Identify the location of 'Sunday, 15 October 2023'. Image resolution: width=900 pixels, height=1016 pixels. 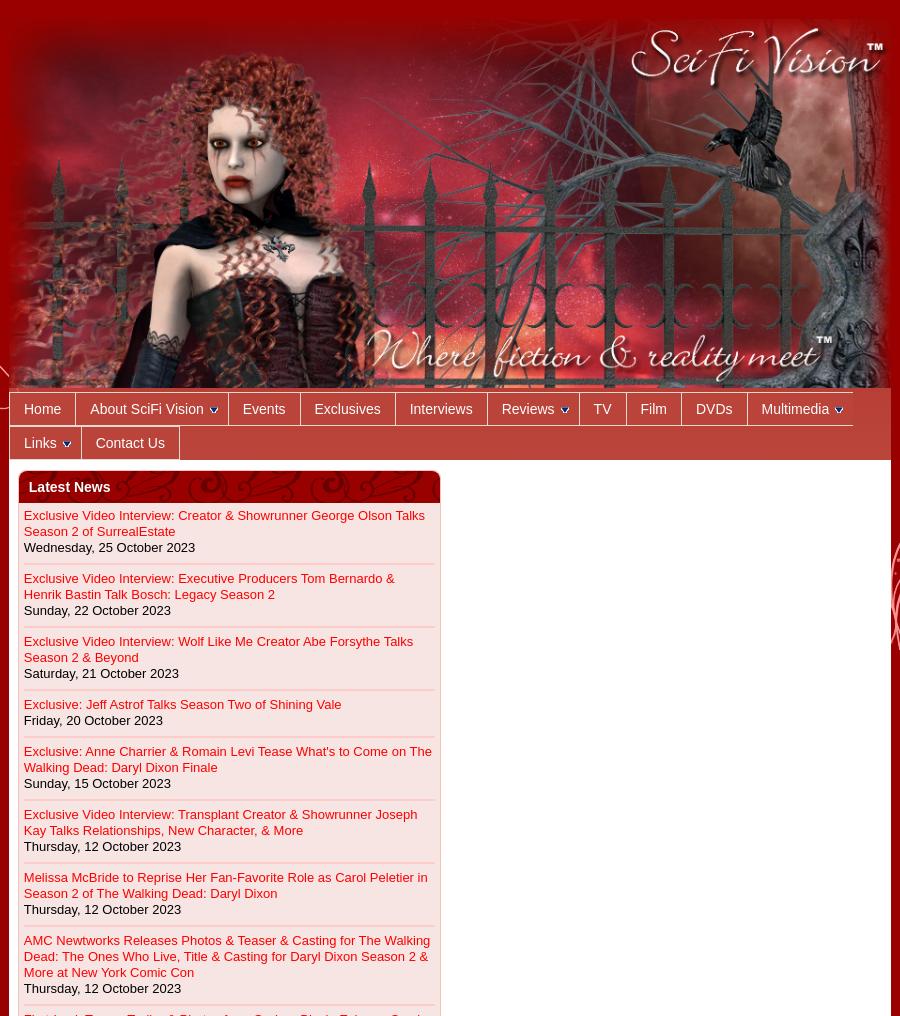
(96, 782).